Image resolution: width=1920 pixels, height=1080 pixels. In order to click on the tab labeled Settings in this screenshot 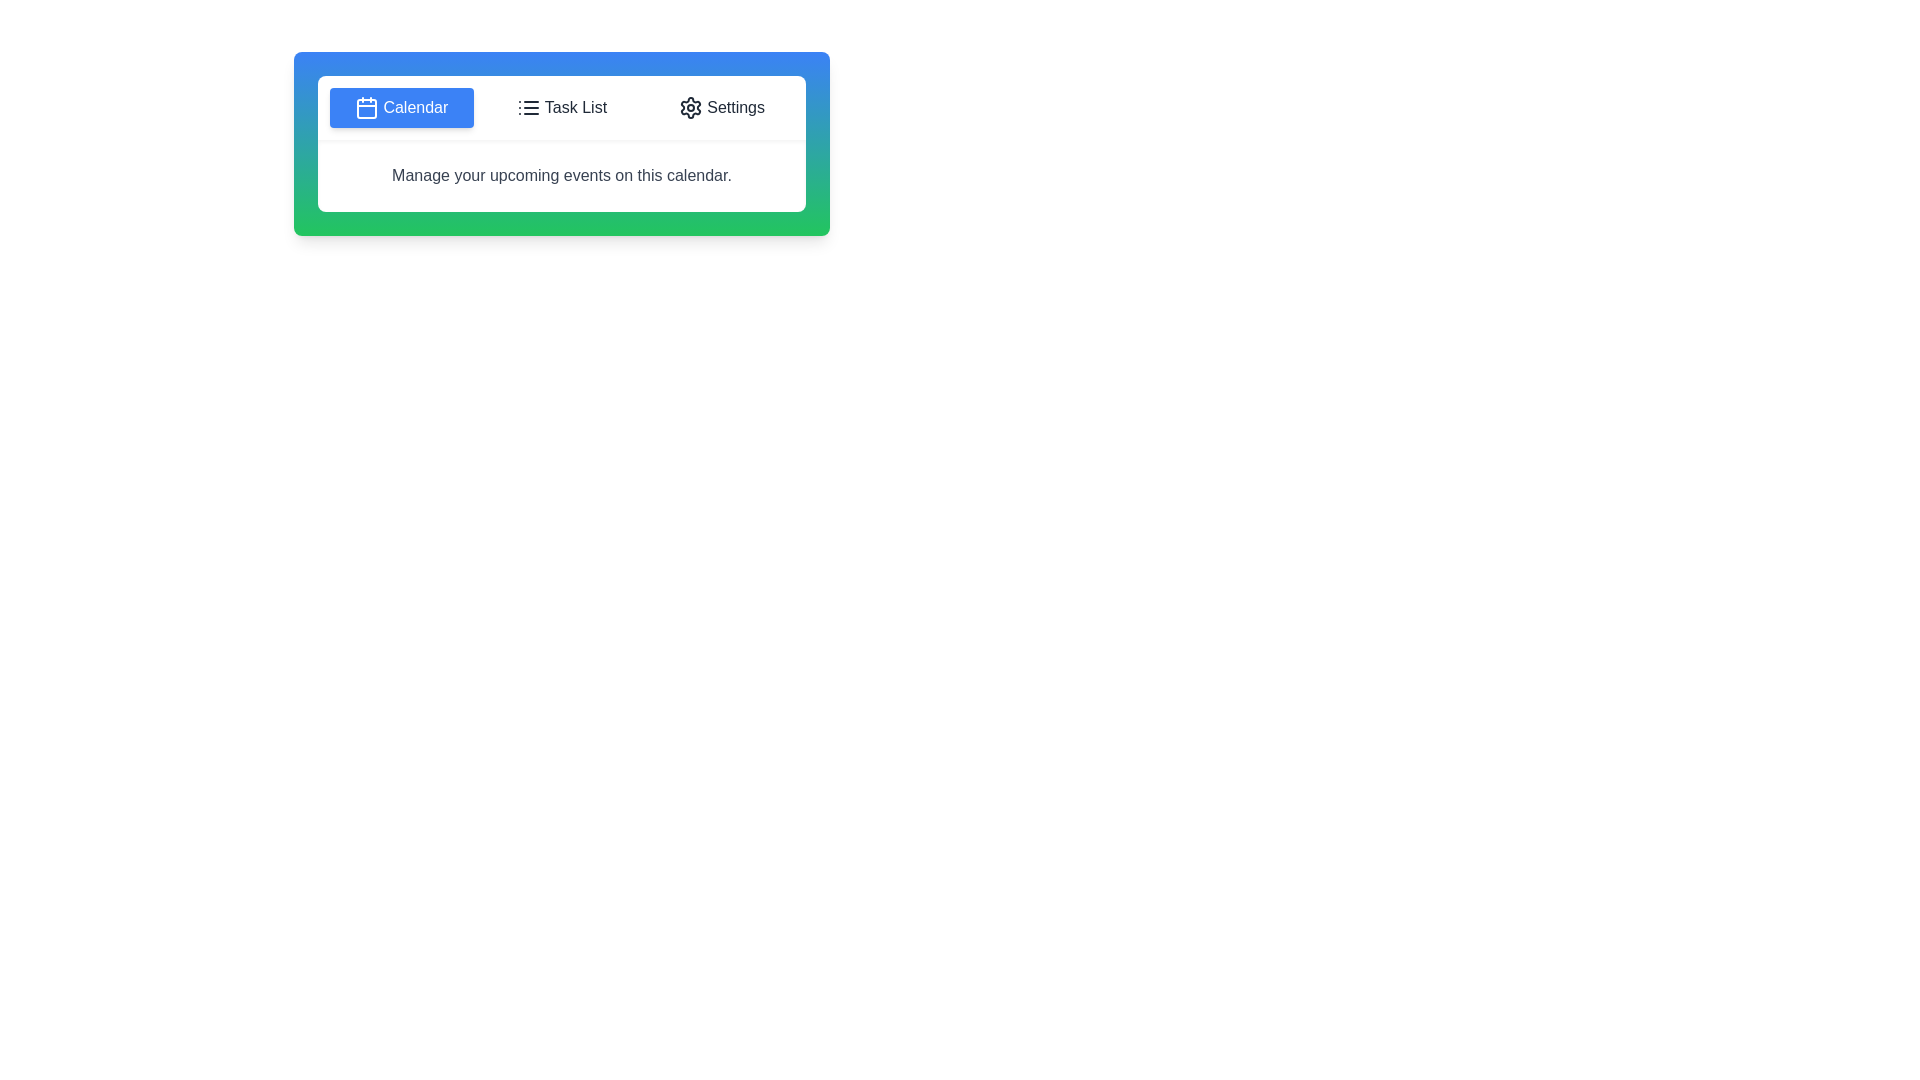, I will do `click(721, 108)`.